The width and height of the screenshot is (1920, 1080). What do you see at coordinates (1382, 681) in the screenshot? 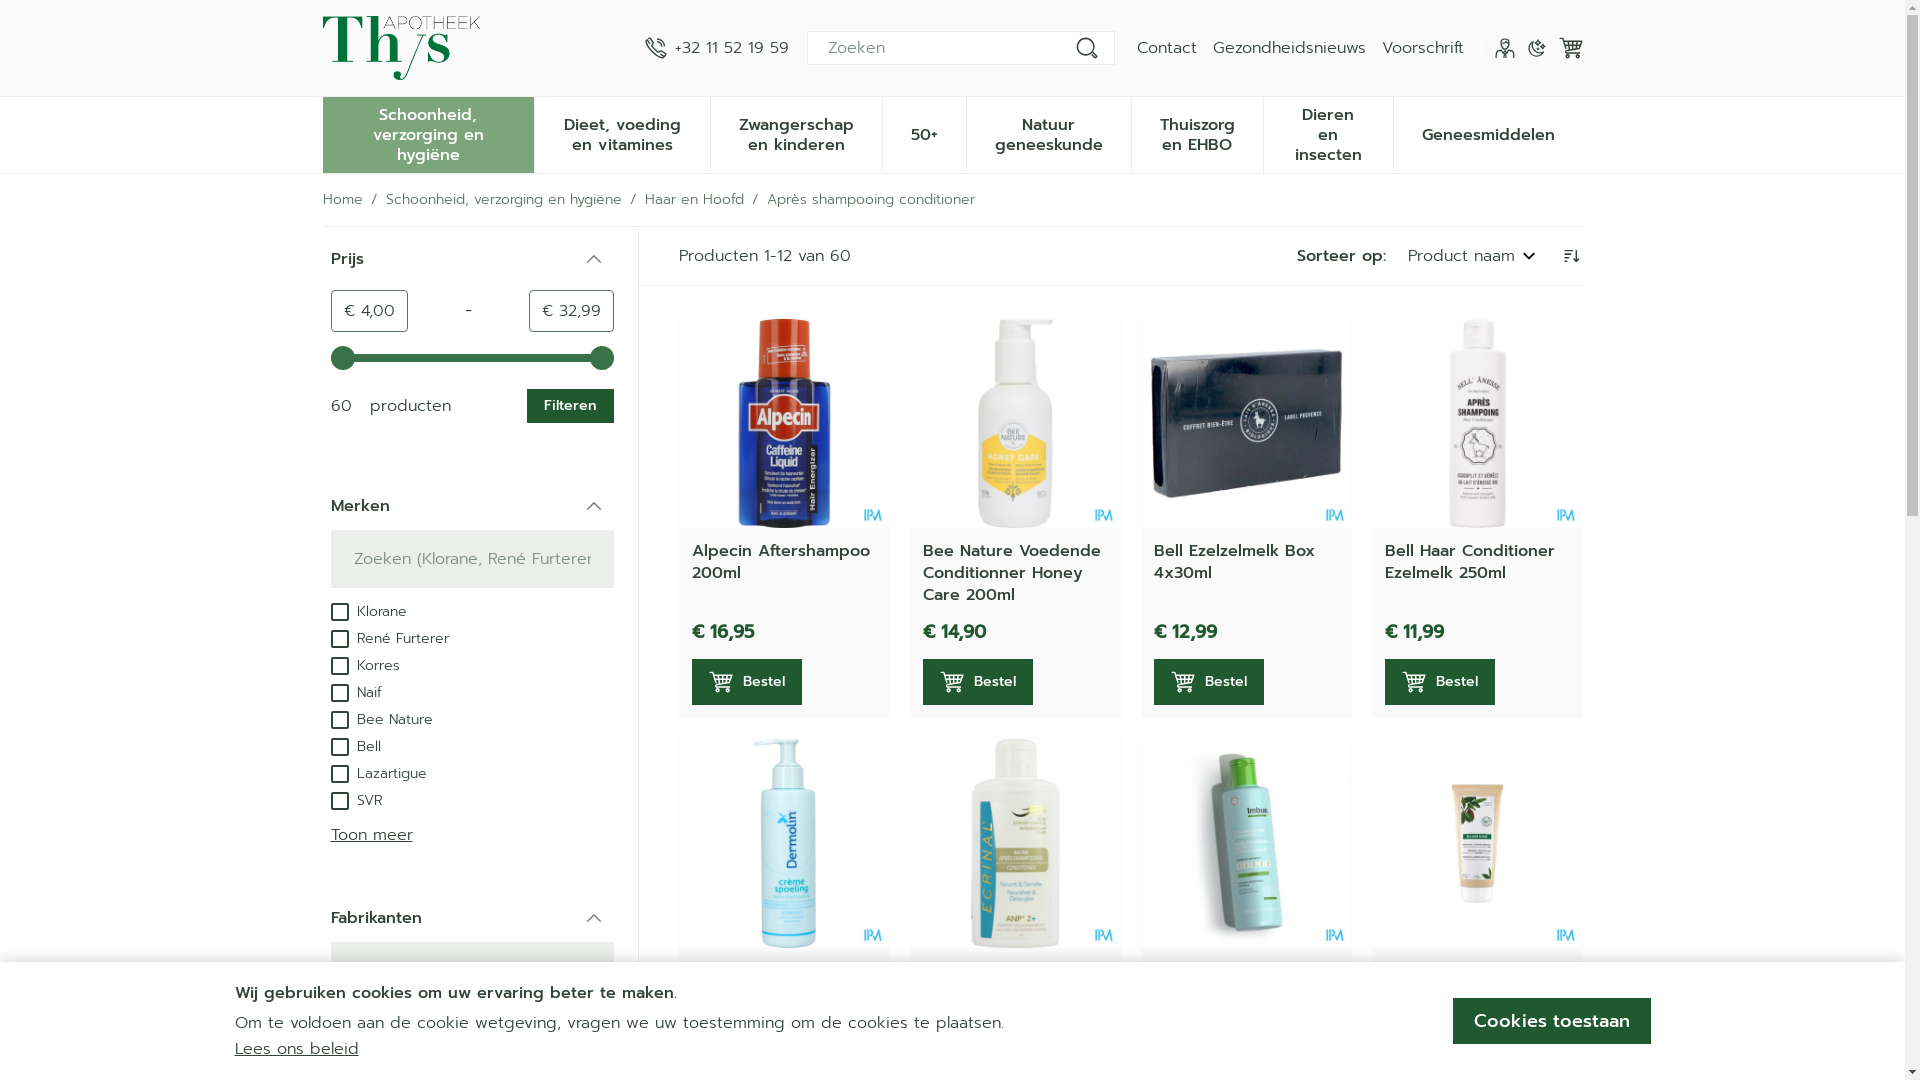
I see `'Bestel'` at bounding box center [1382, 681].